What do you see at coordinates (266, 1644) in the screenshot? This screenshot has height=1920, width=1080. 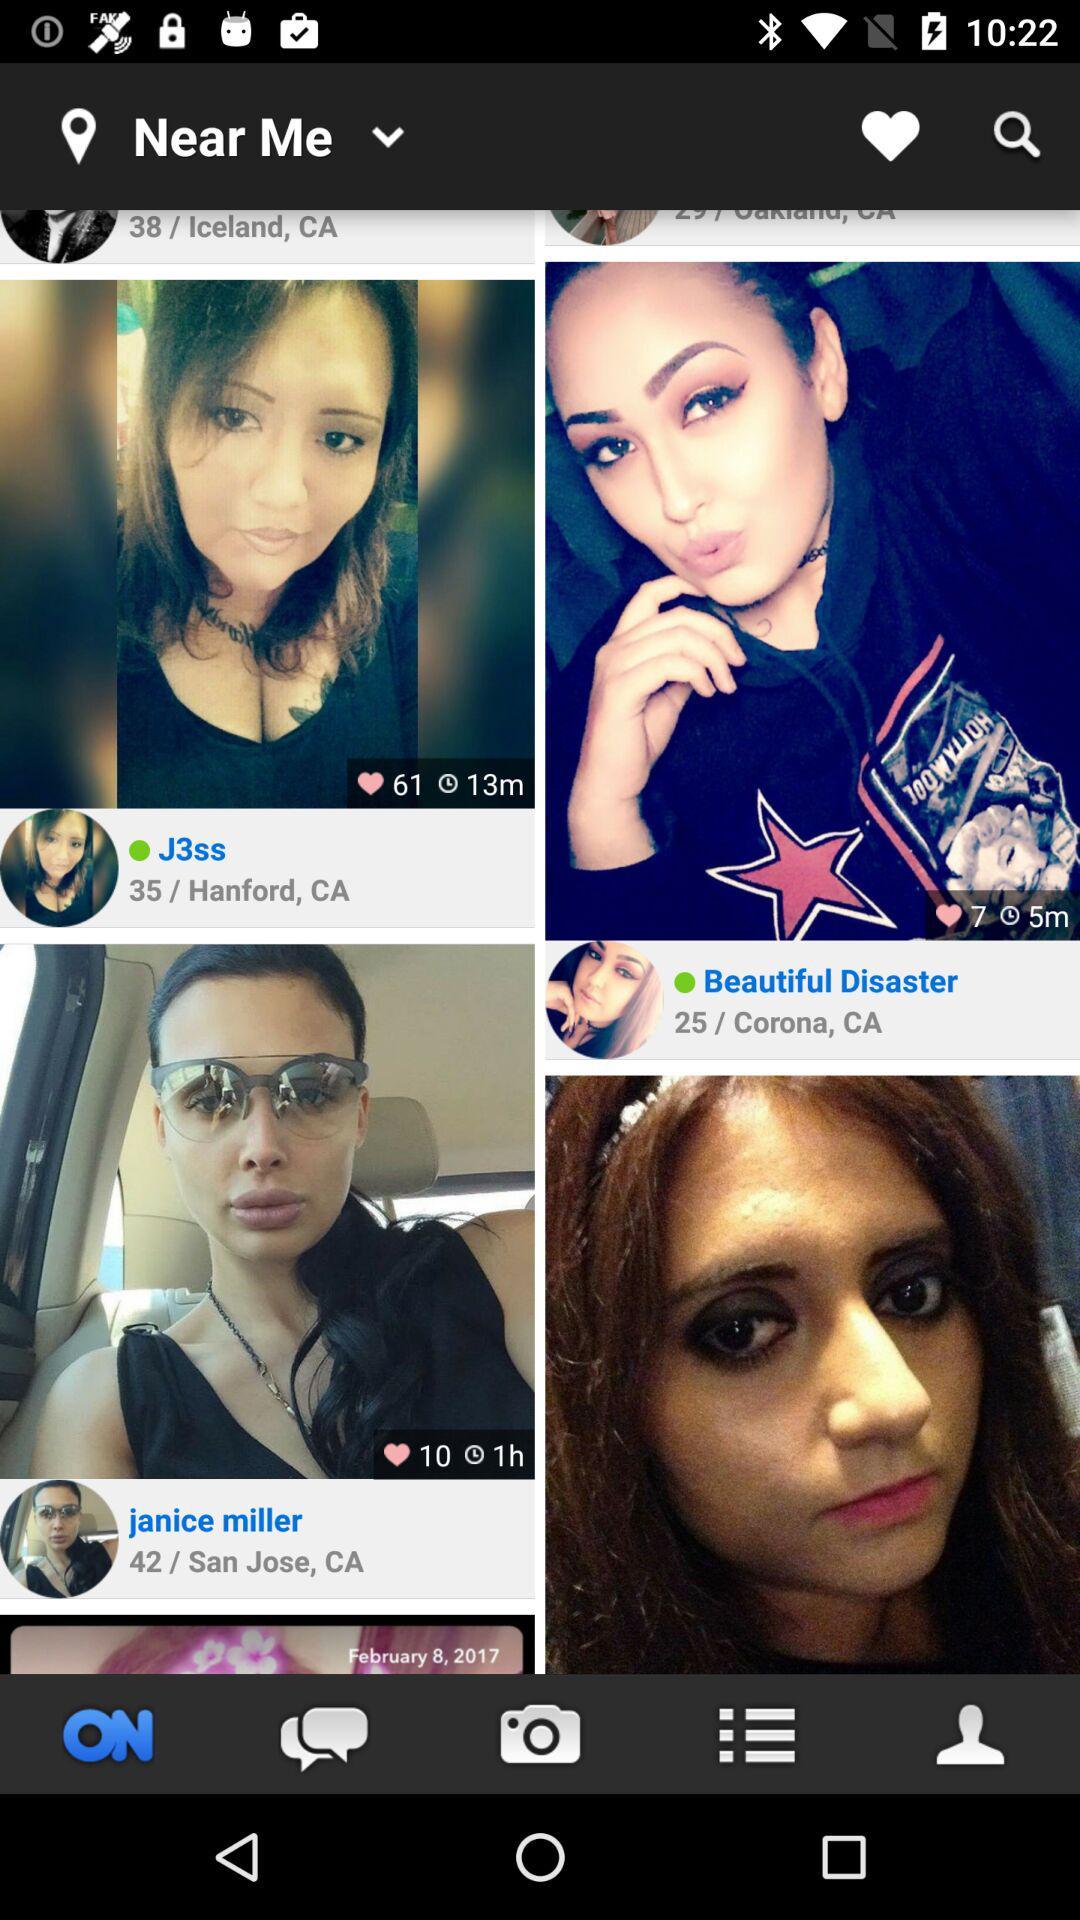 I see `advertisement` at bounding box center [266, 1644].